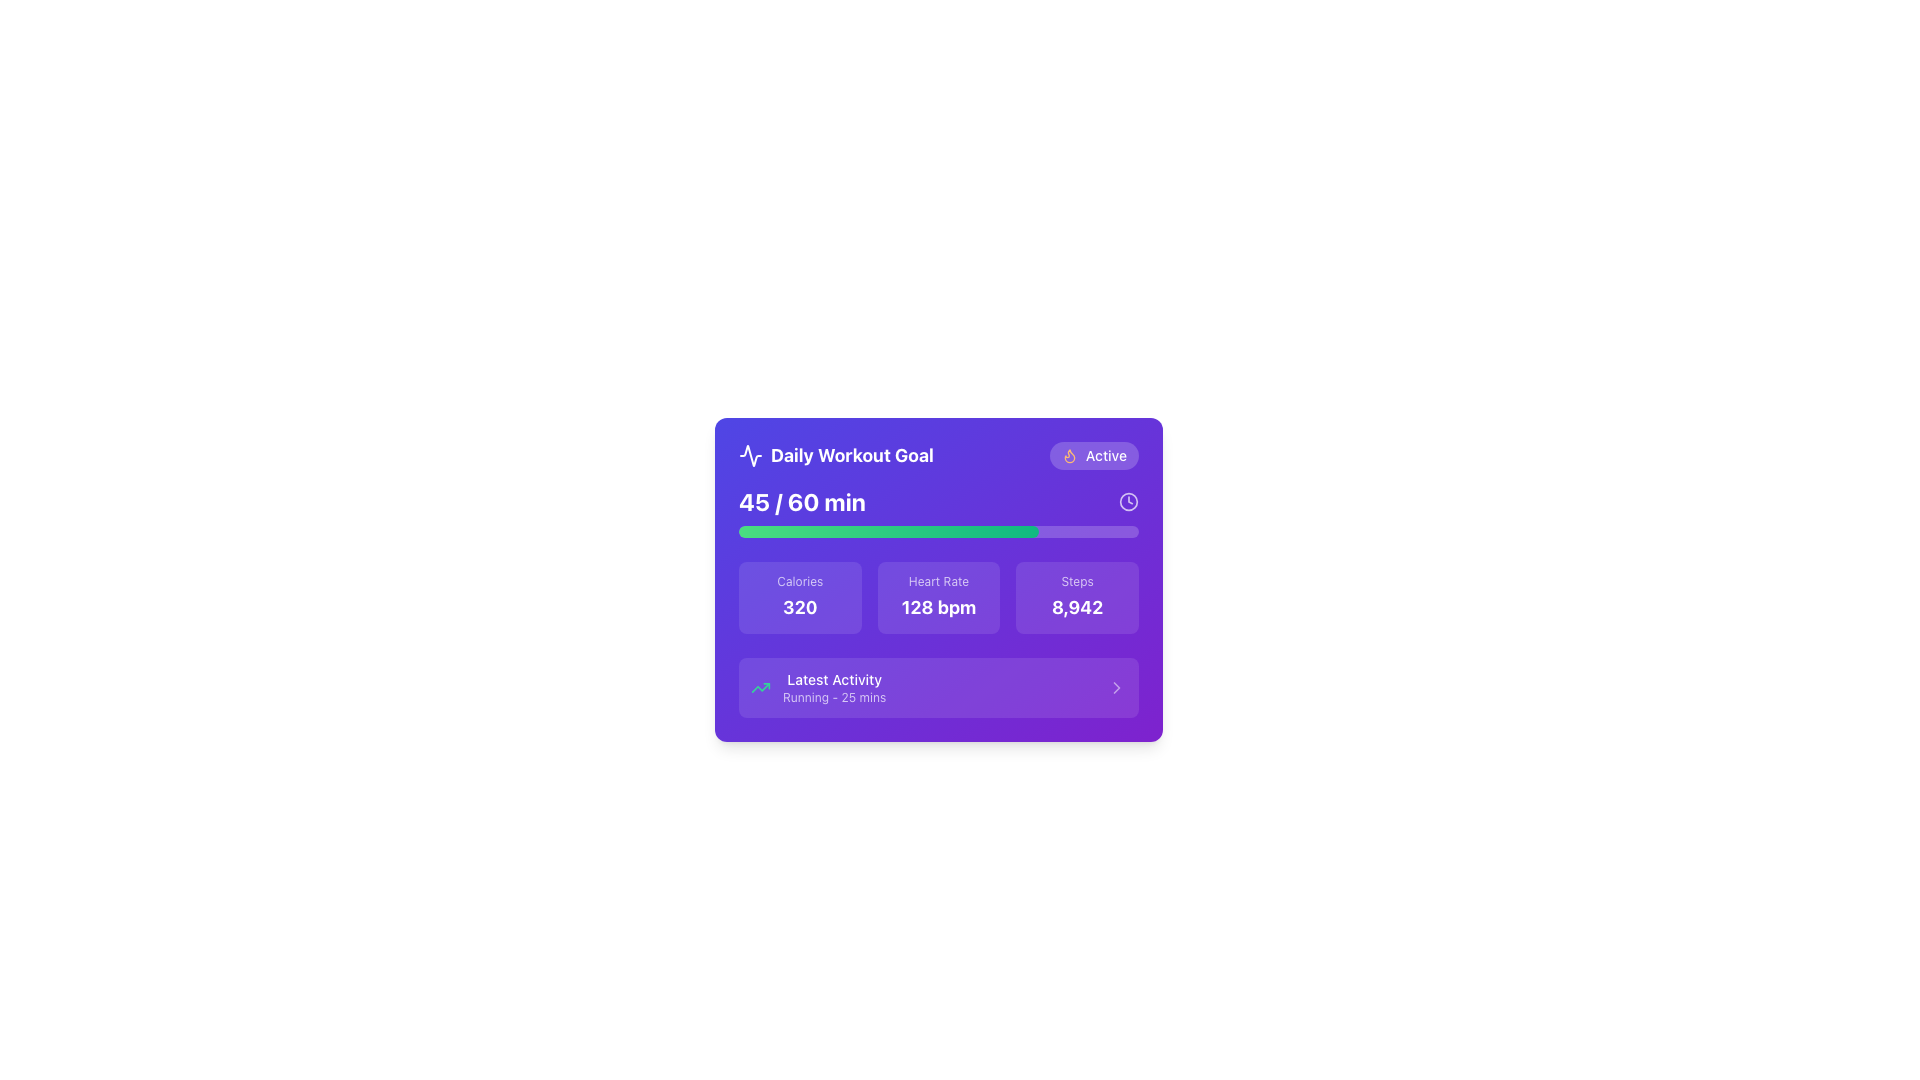 The width and height of the screenshot is (1920, 1080). What do you see at coordinates (1093, 455) in the screenshot?
I see `the 'Active' badge located in the upper-right corner of the 'Daily Workout Goal' card, which features a white flame-shaped icon and bold white text` at bounding box center [1093, 455].